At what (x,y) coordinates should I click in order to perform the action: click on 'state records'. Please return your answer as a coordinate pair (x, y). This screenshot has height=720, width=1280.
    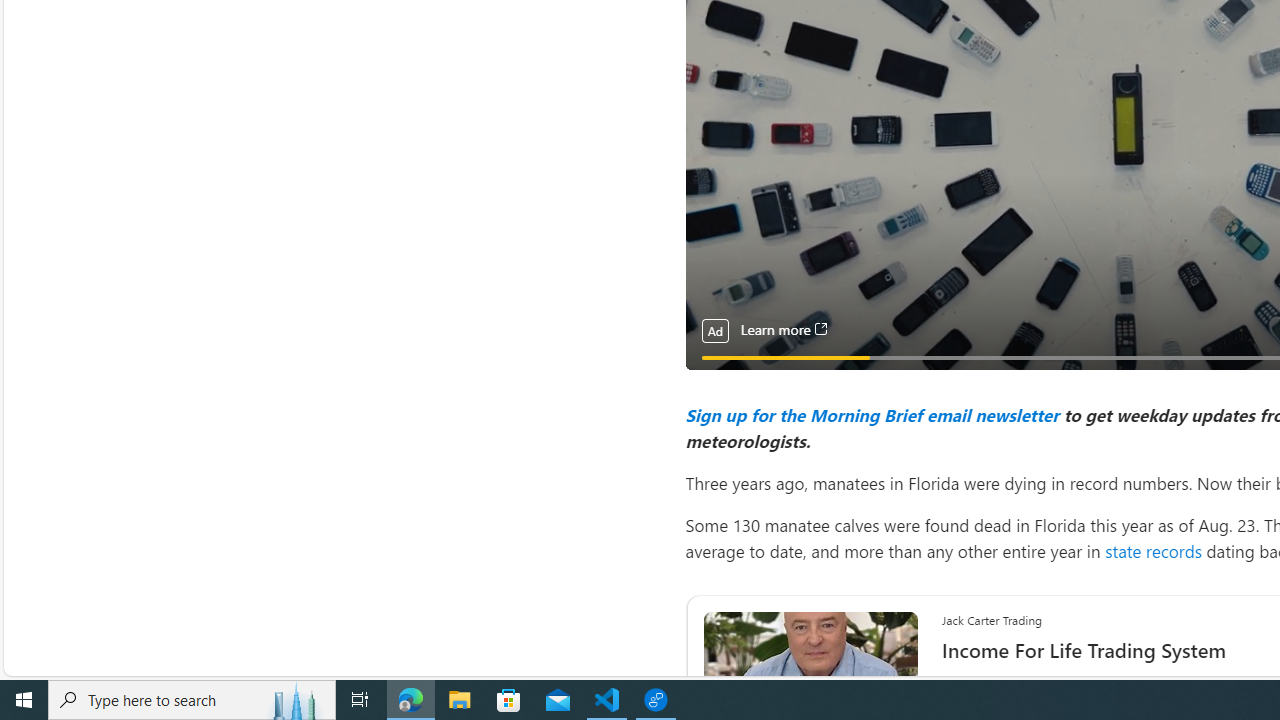
    Looking at the image, I should click on (1153, 550).